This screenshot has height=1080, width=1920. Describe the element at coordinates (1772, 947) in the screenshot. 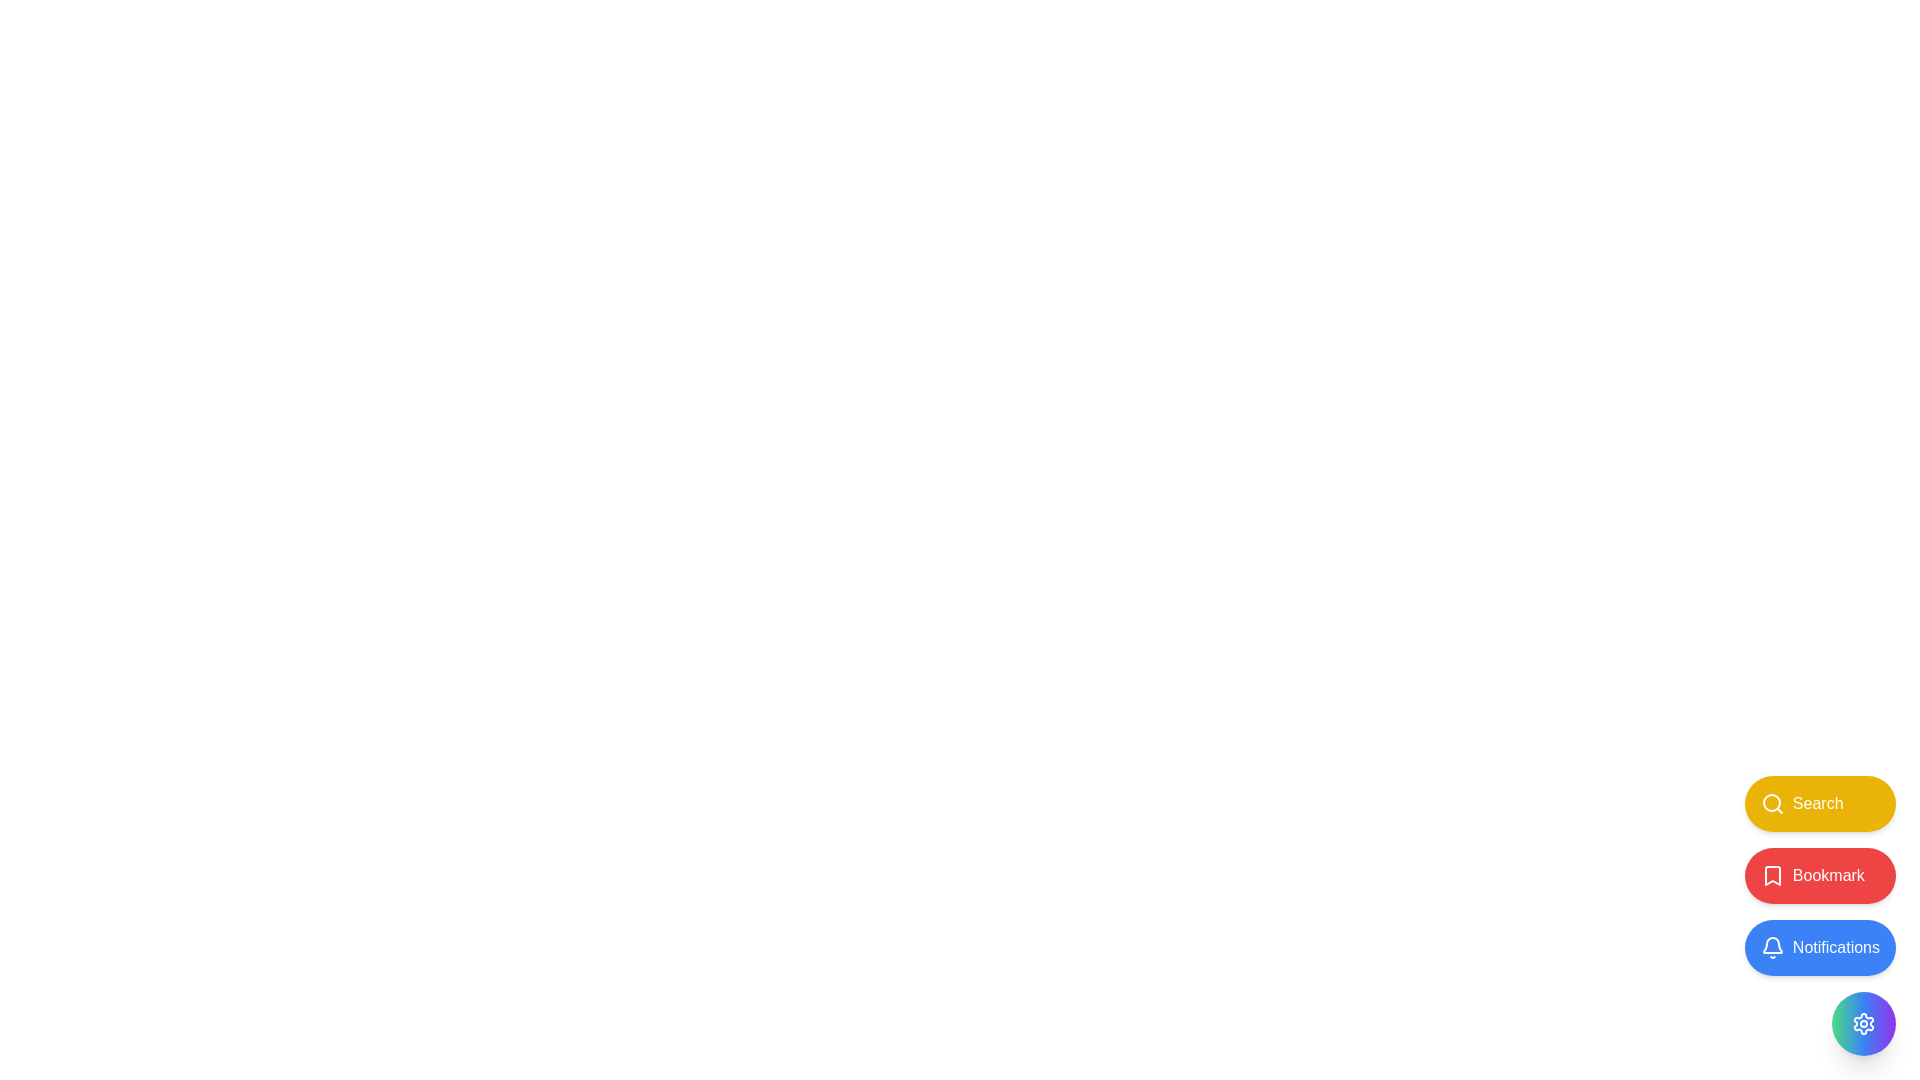

I see `the bell icon within the 'Notifications' button, which is styled as a line-drawing and located in the bottom-right vertical menu` at that location.